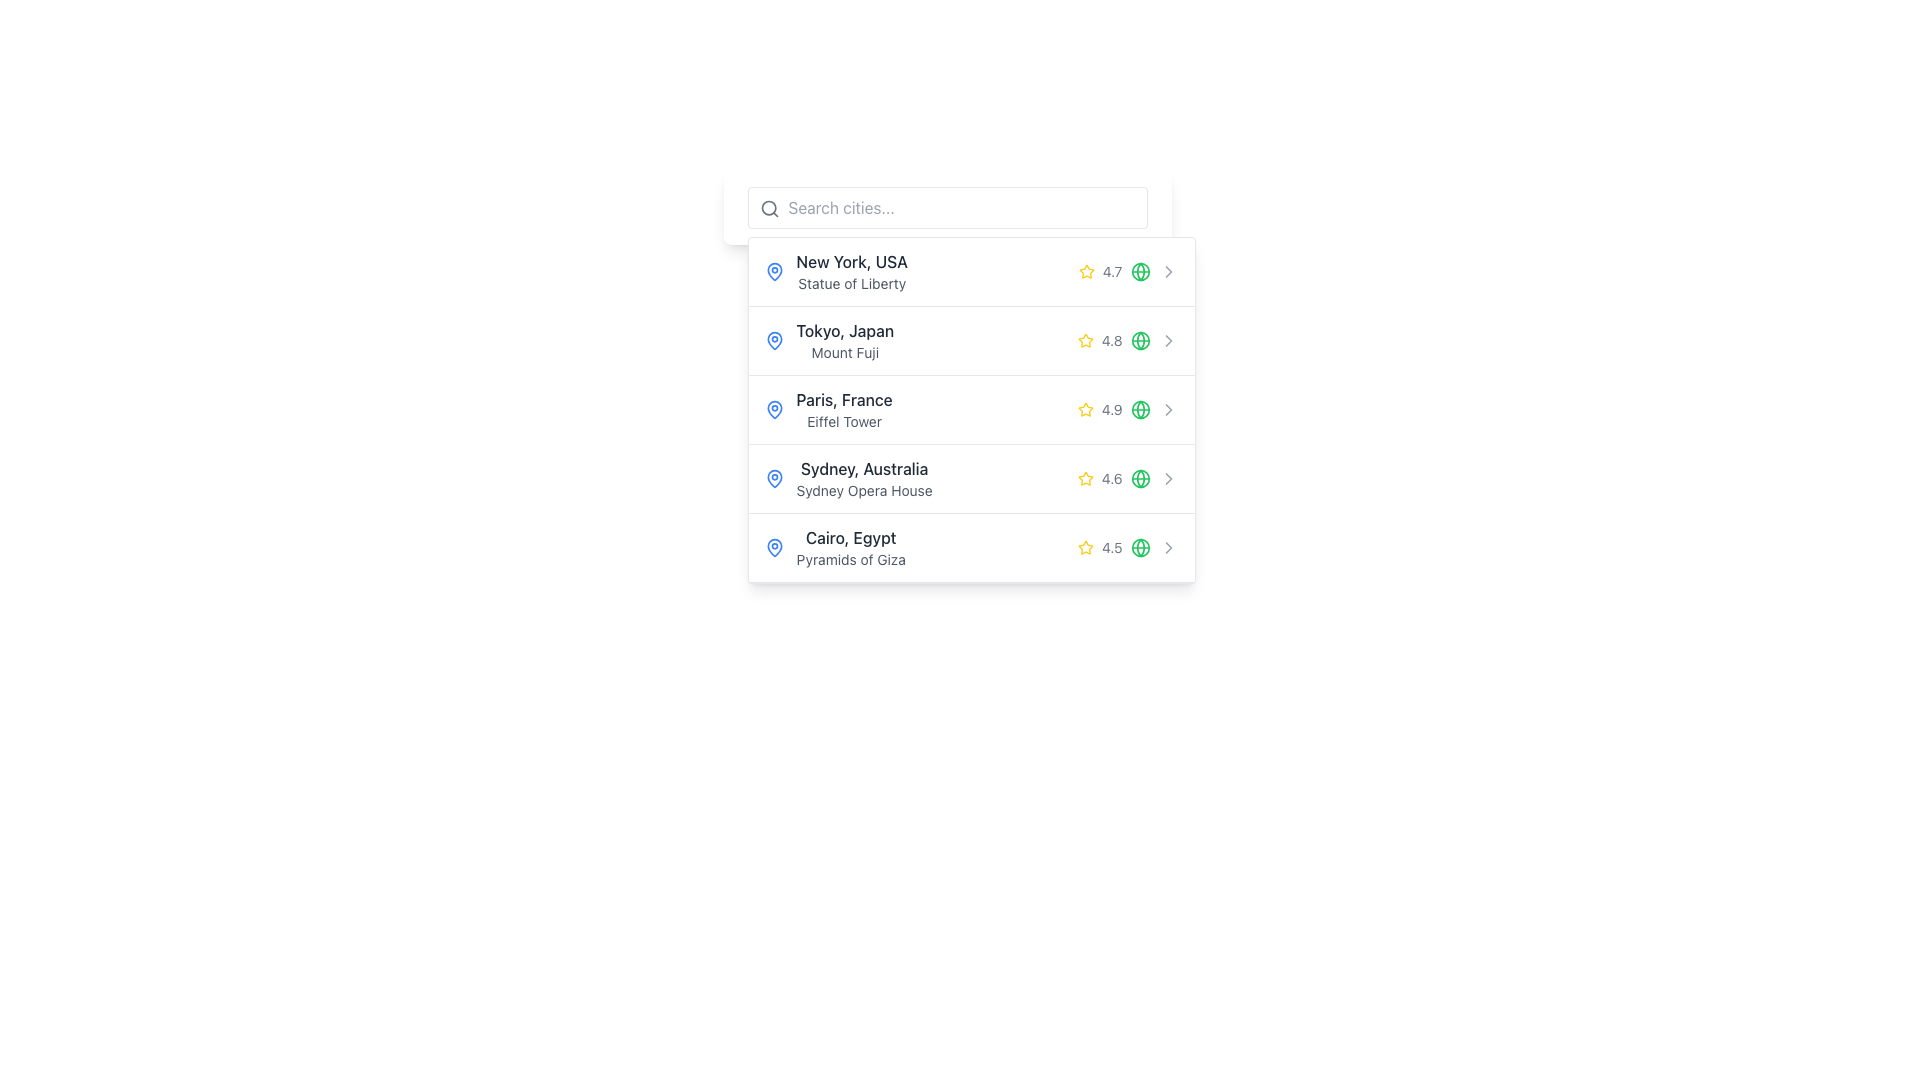 The height and width of the screenshot is (1080, 1920). What do you see at coordinates (1084, 478) in the screenshot?
I see `the yellow star icon representing a rating system located in the fourth list item, directly to the left of the numerical text '4.6'` at bounding box center [1084, 478].